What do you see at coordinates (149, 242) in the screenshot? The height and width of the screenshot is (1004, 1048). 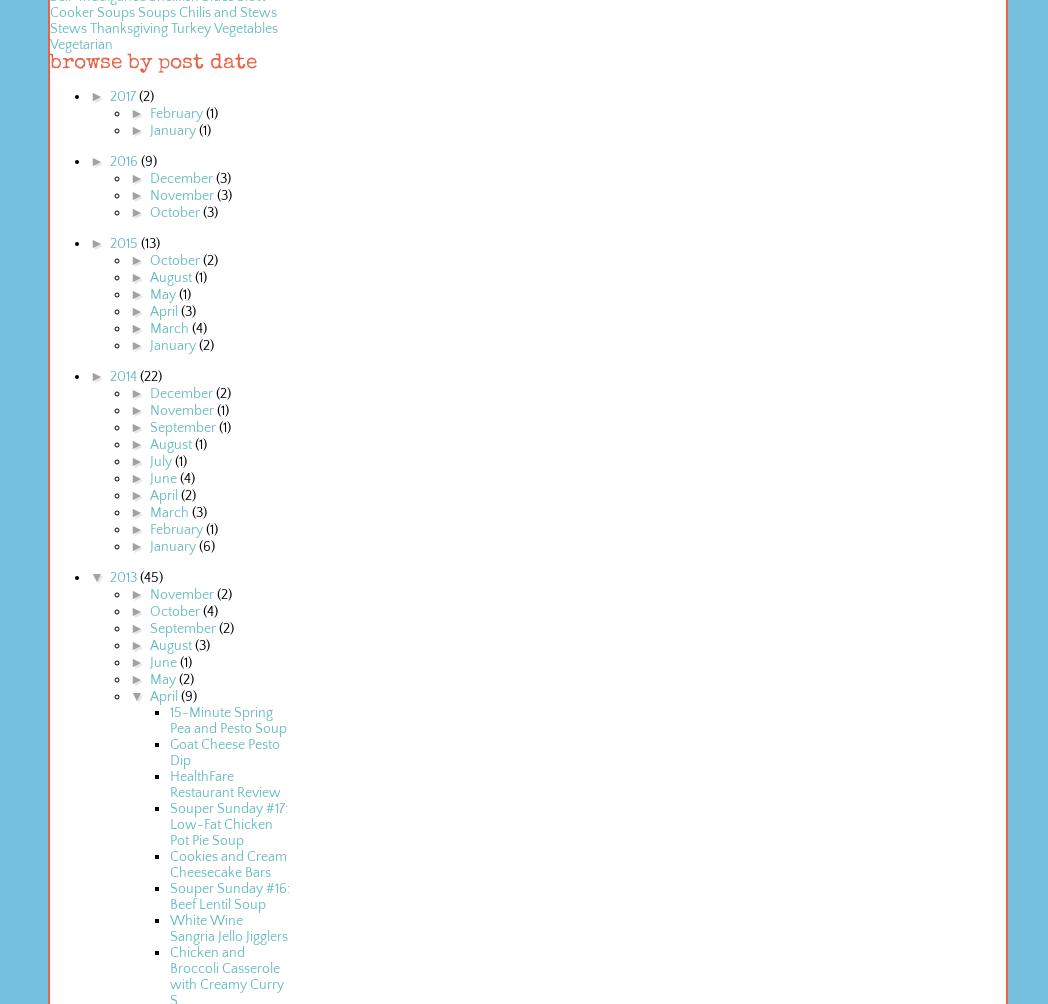 I see `'(13)'` at bounding box center [149, 242].